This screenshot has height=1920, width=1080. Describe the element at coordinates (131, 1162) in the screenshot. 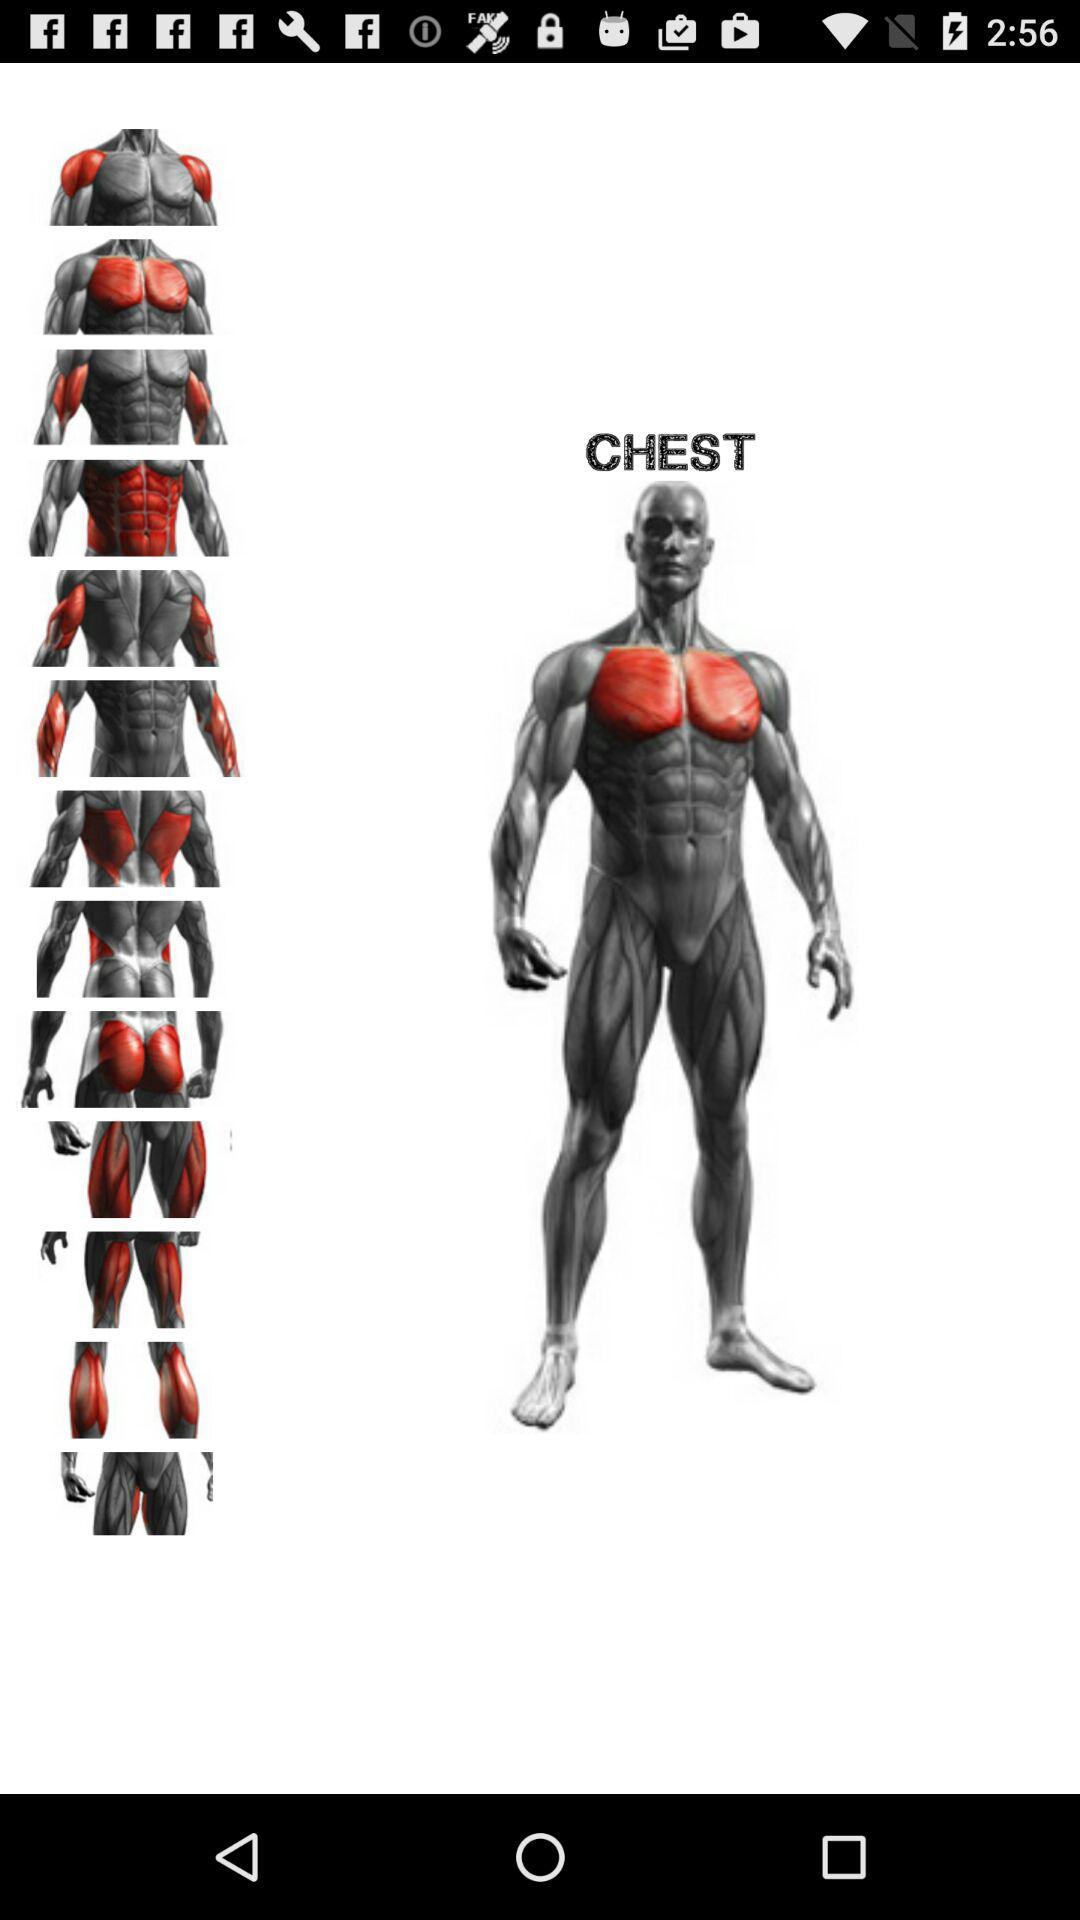

I see `focus on thighs` at that location.